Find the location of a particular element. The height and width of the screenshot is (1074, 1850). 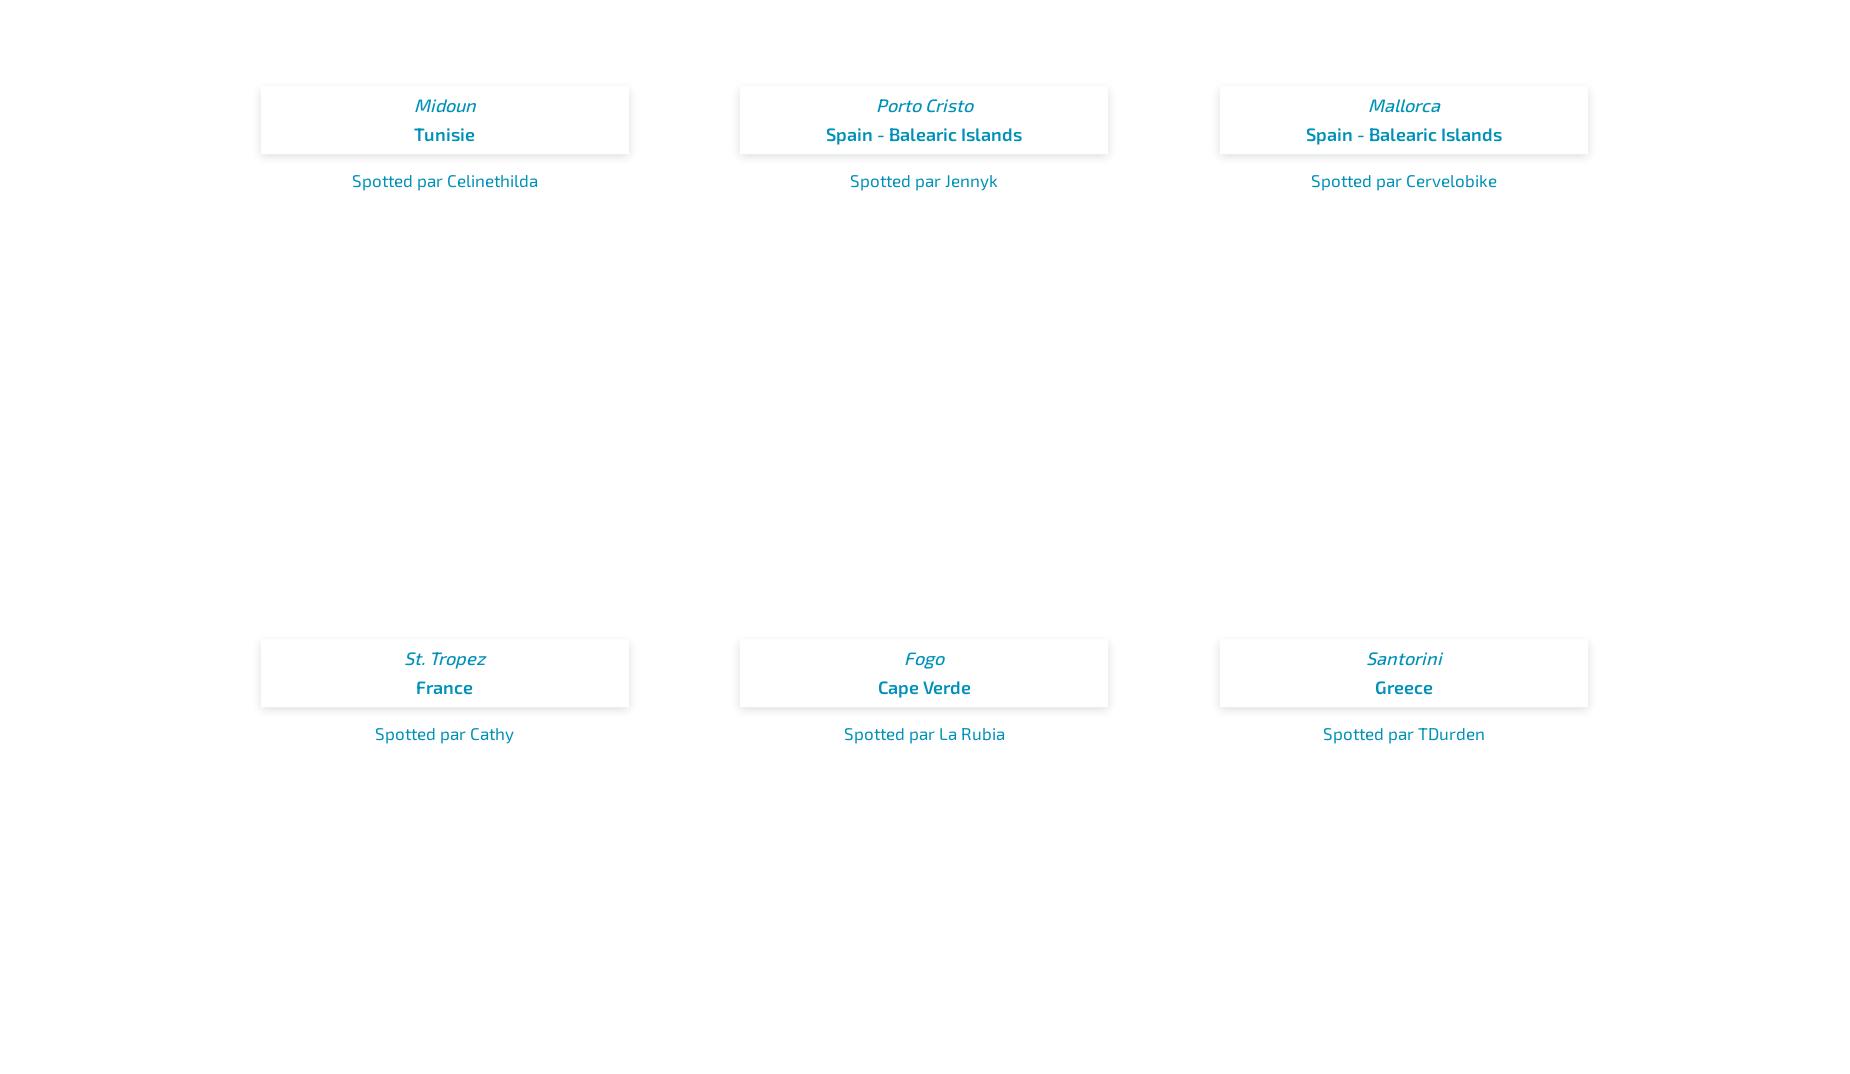

'Mallorca' is located at coordinates (1403, 105).